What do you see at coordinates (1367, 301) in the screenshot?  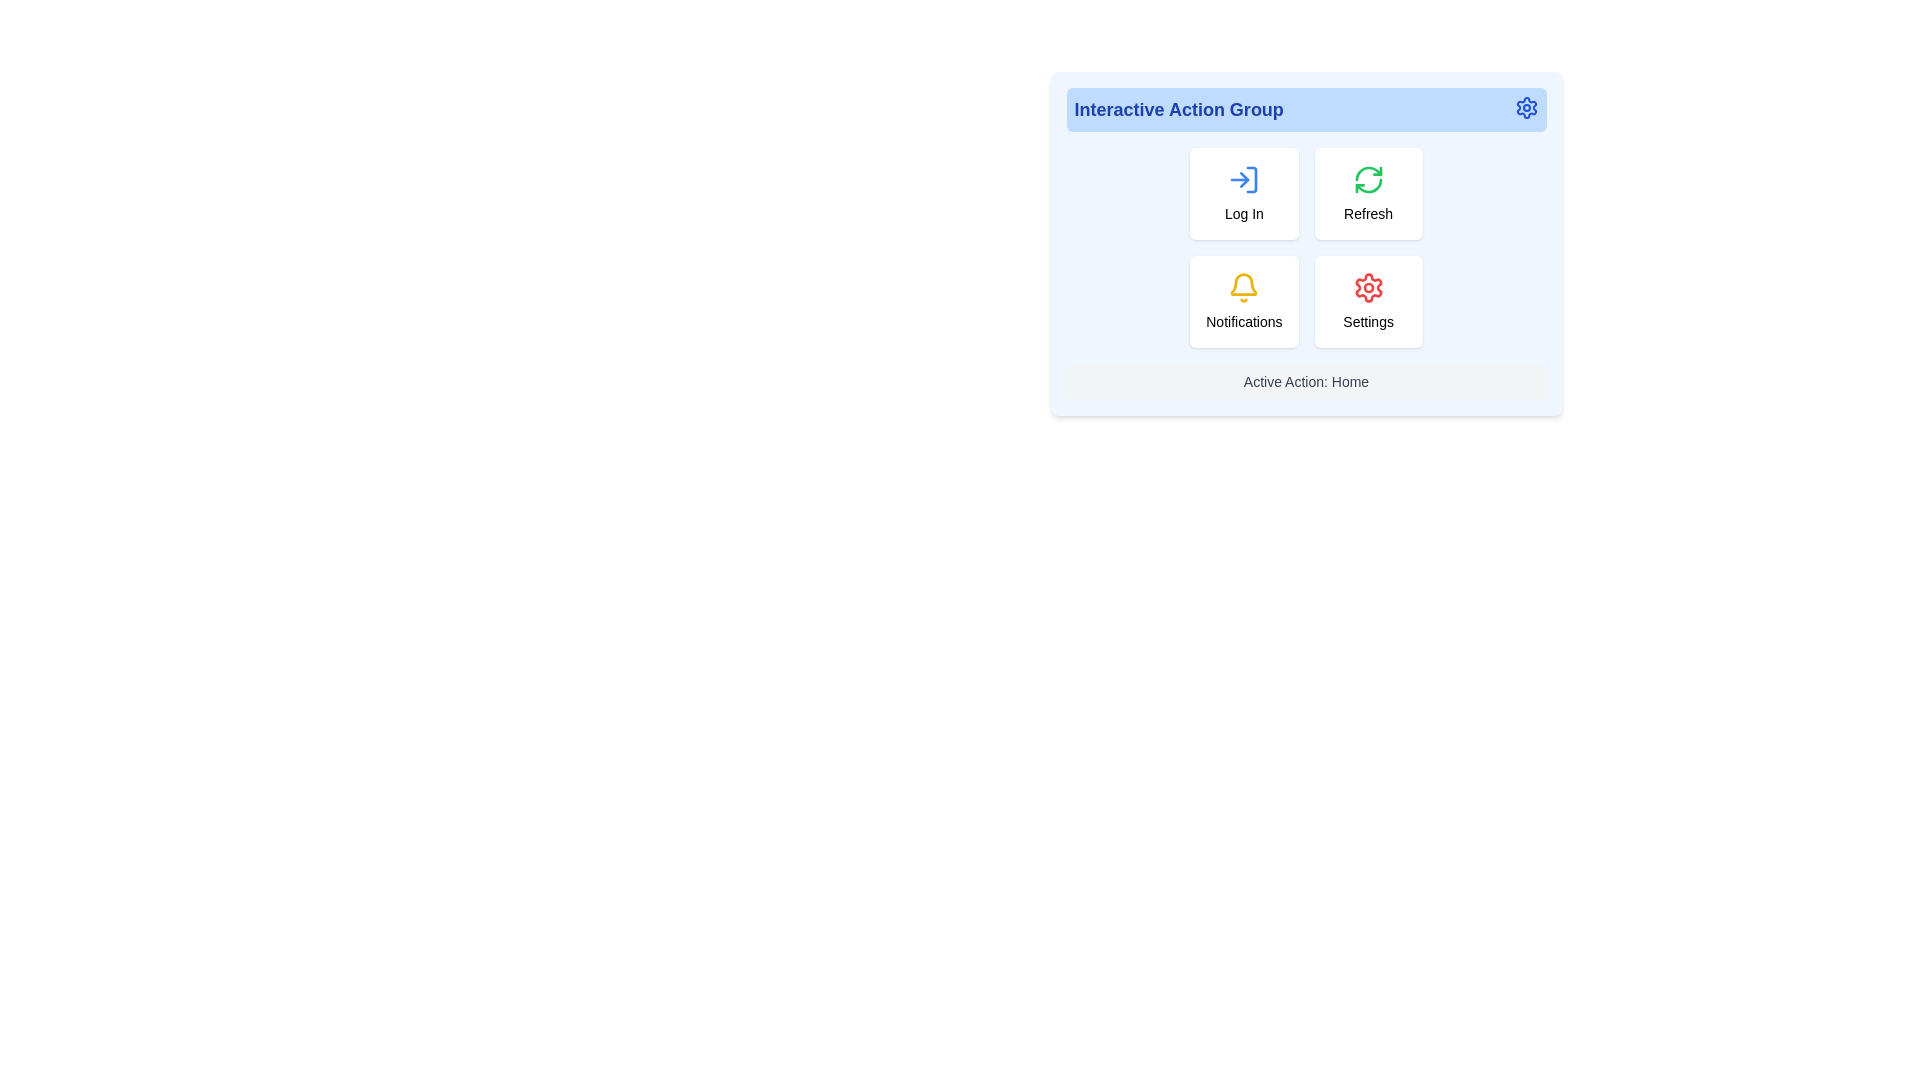 I see `the settings access button located in the lower-right corner of the interactive action group` at bounding box center [1367, 301].